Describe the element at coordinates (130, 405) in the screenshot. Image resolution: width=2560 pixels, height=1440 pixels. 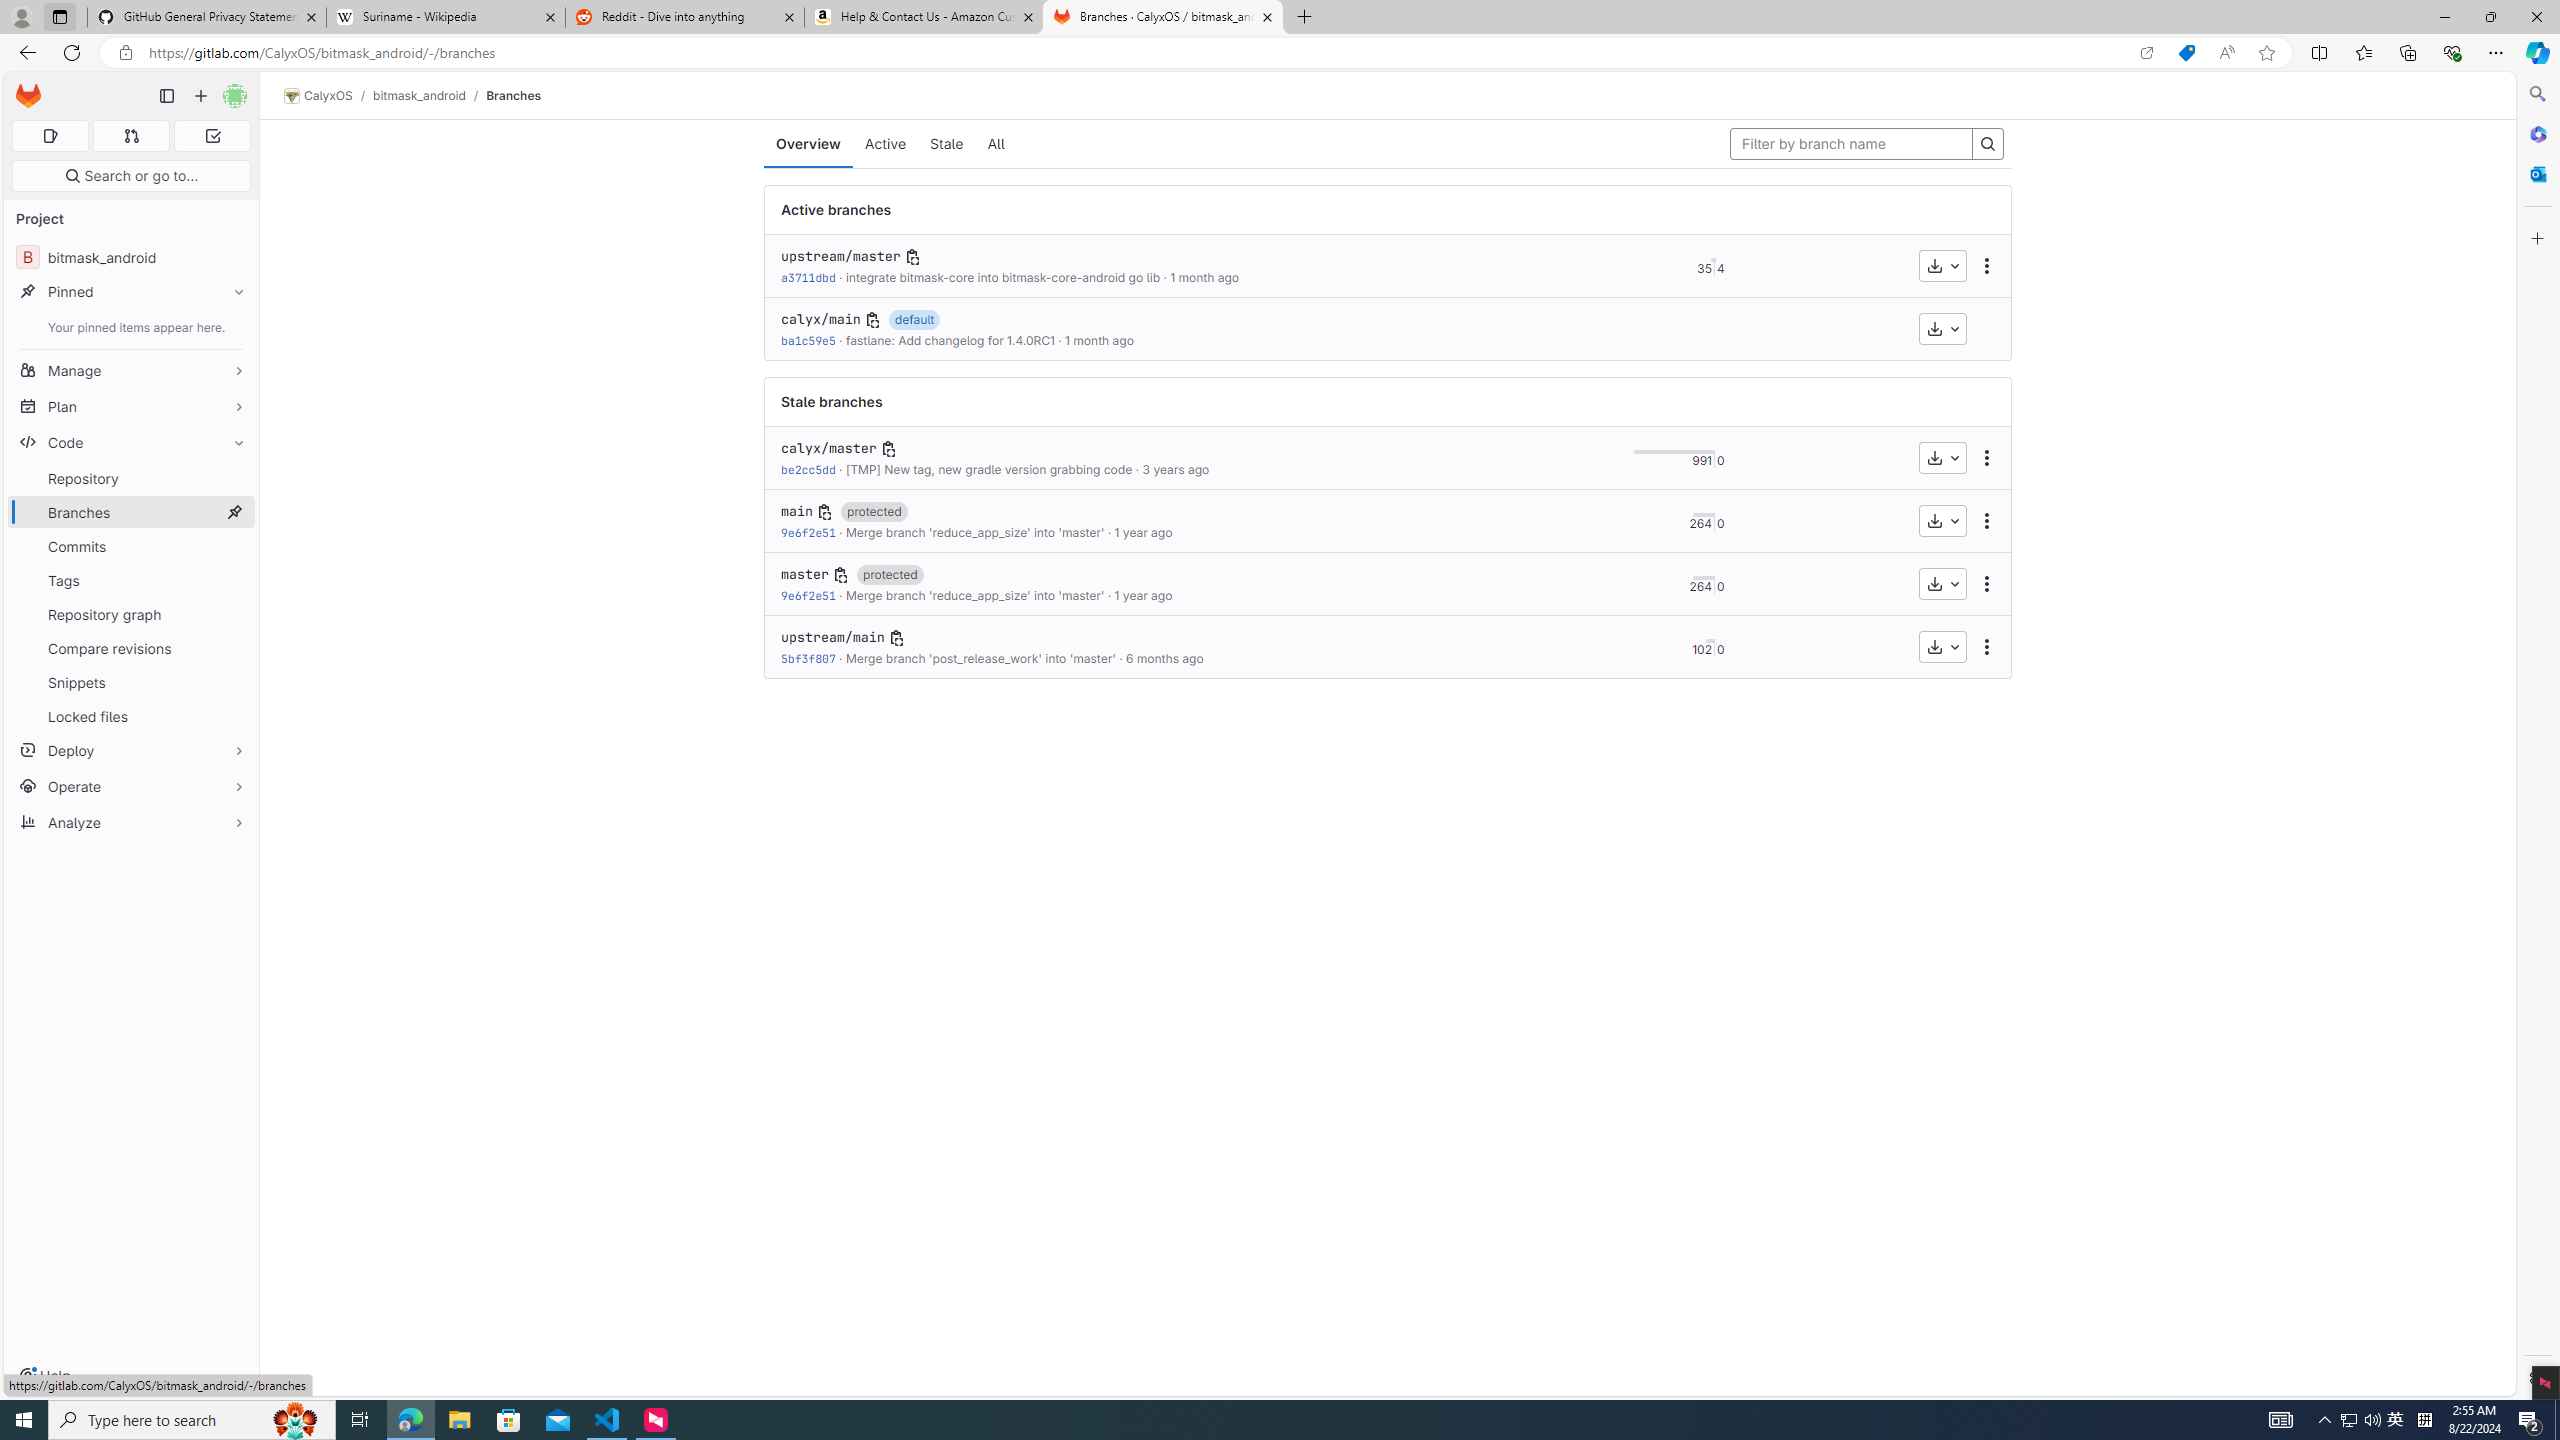
I see `'Plan'` at that location.